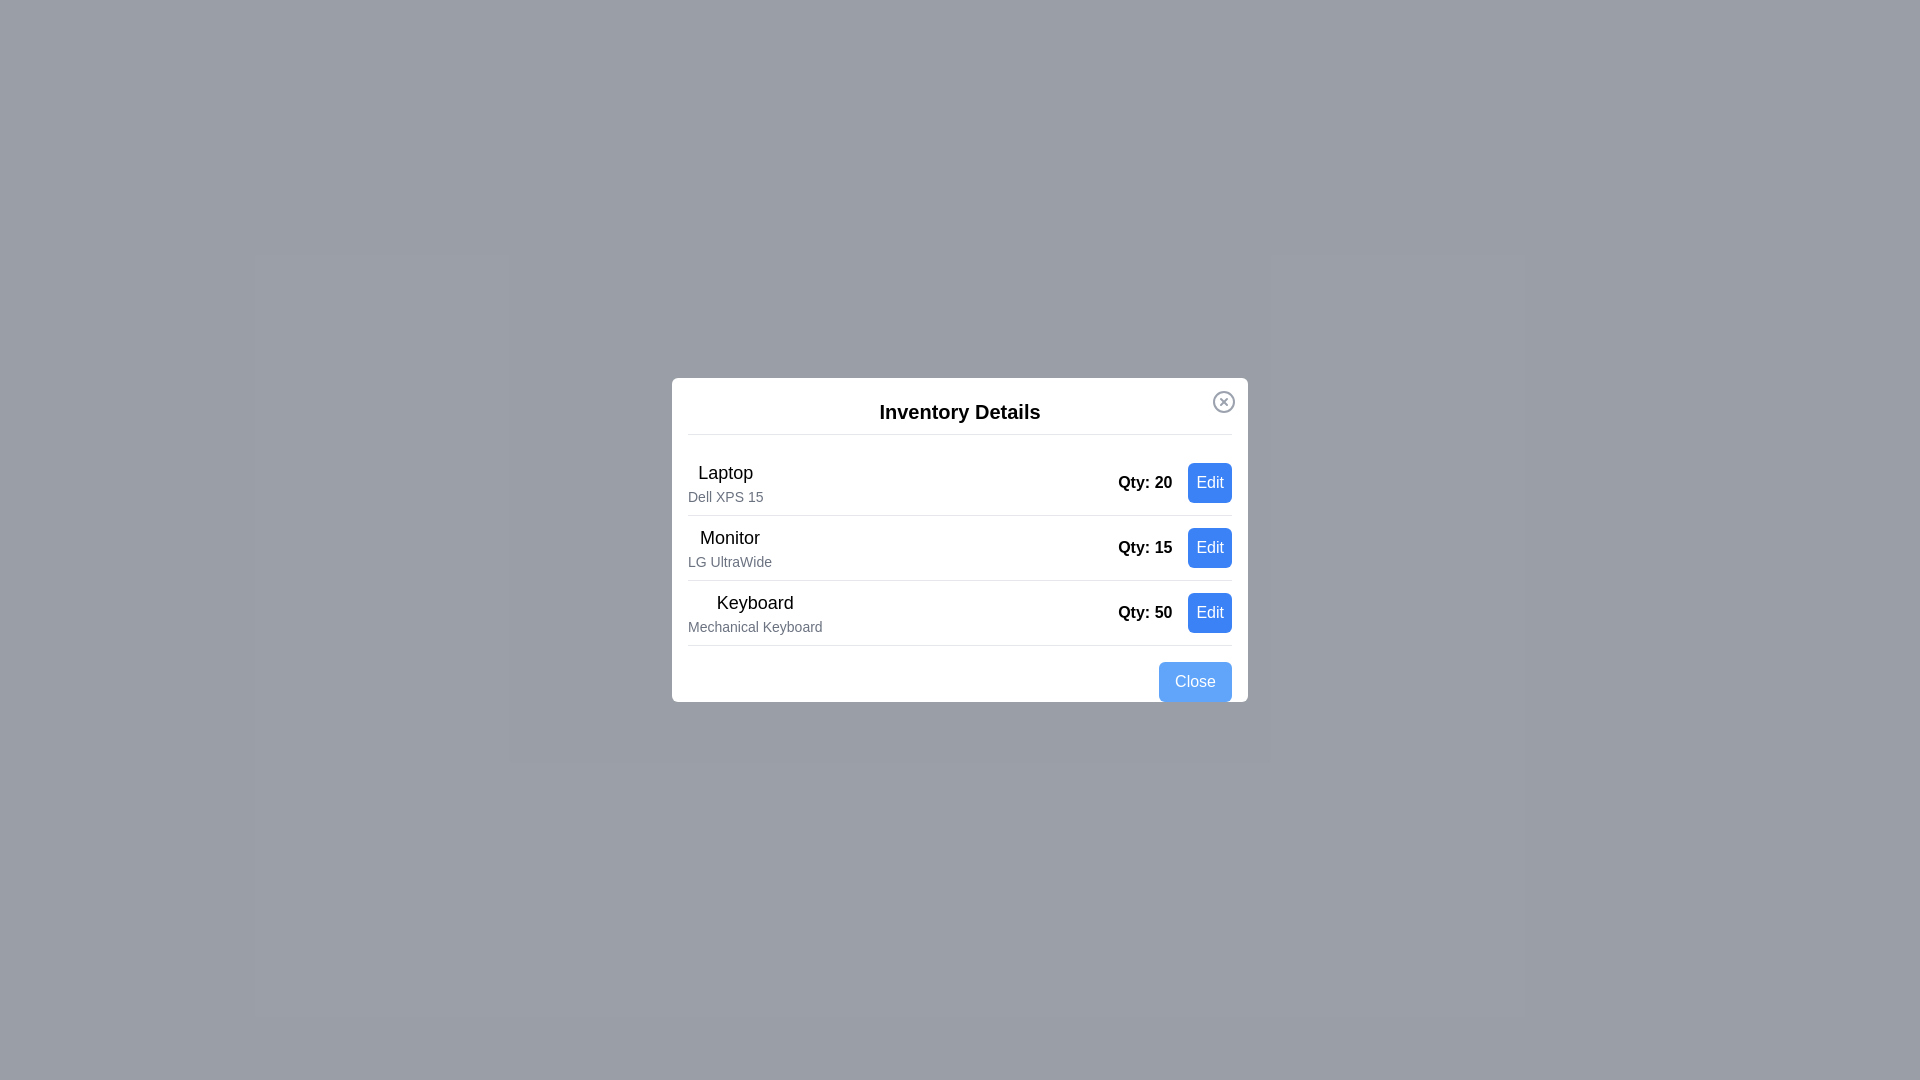 Image resolution: width=1920 pixels, height=1080 pixels. Describe the element at coordinates (1208, 482) in the screenshot. I see `the 'Edit' button for the item 'Laptop'` at that location.